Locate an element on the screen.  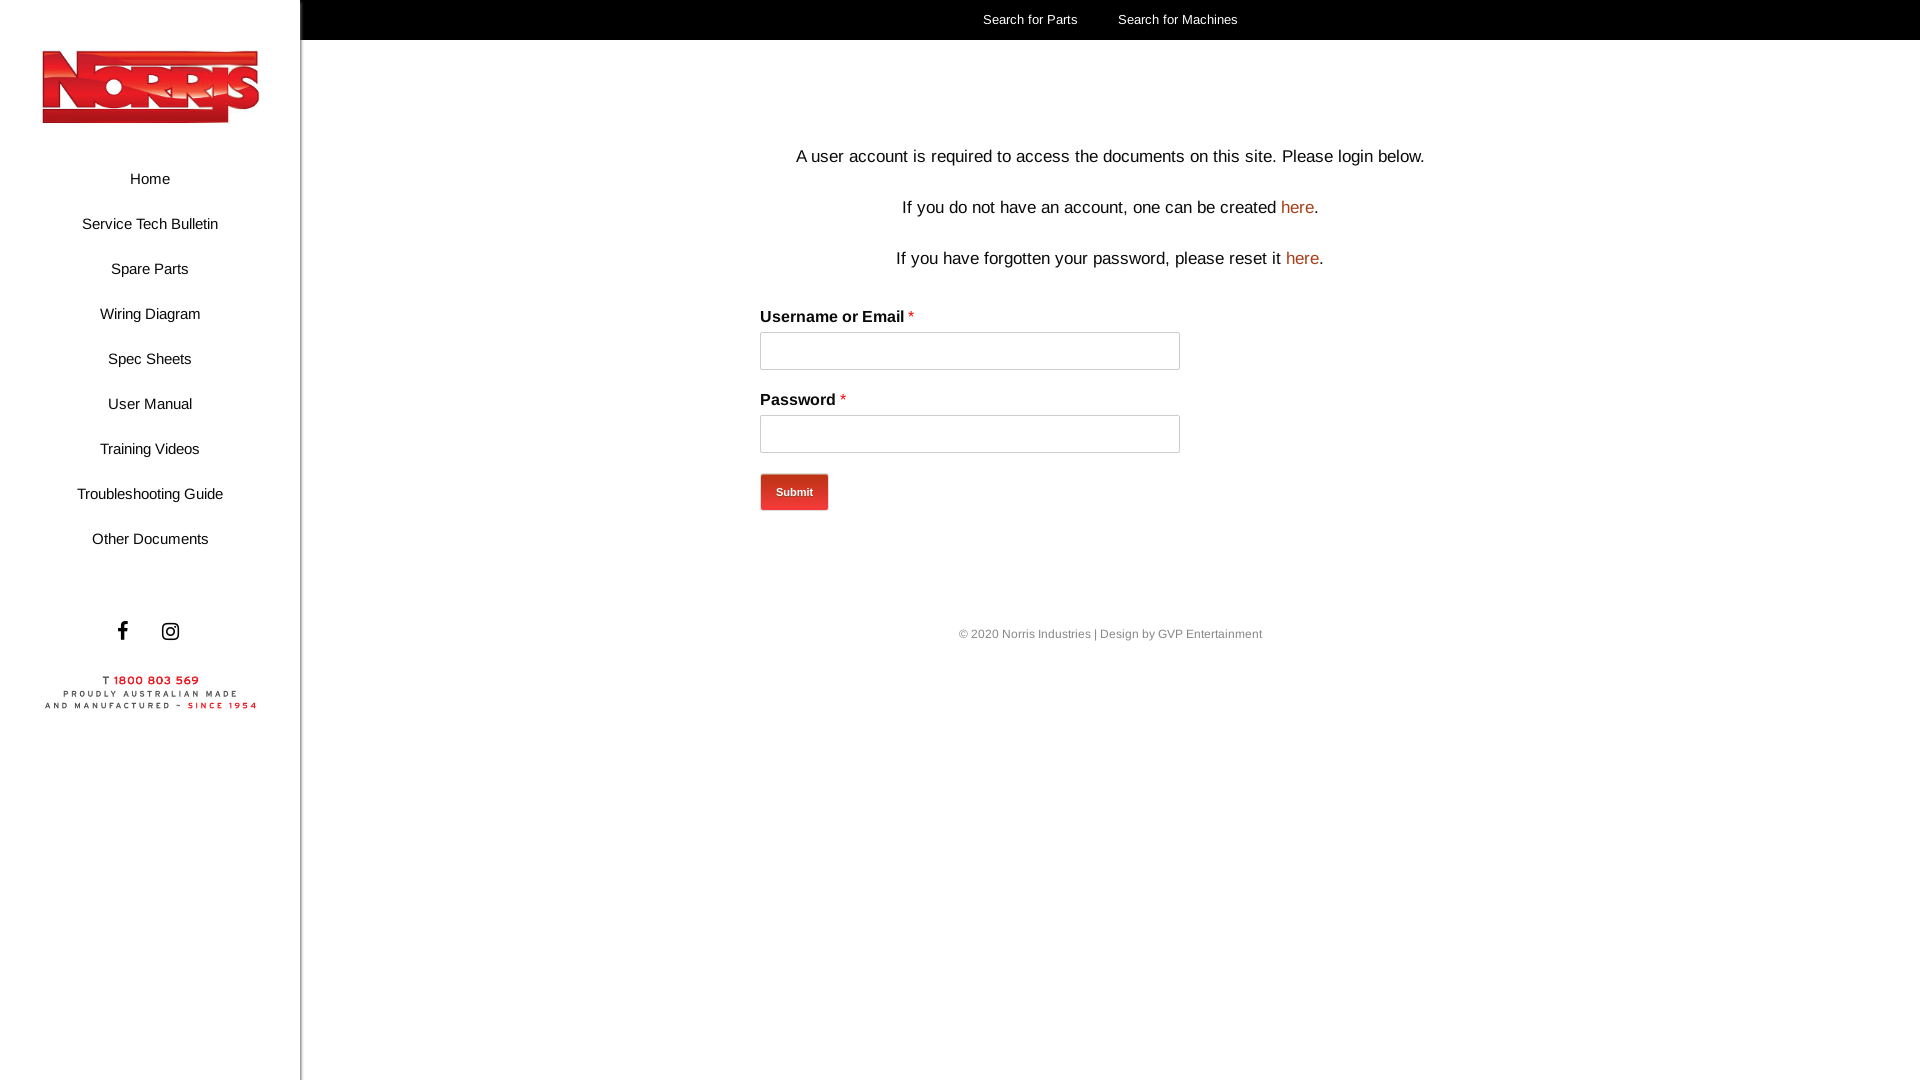
'Facebook' is located at coordinates (100, 632).